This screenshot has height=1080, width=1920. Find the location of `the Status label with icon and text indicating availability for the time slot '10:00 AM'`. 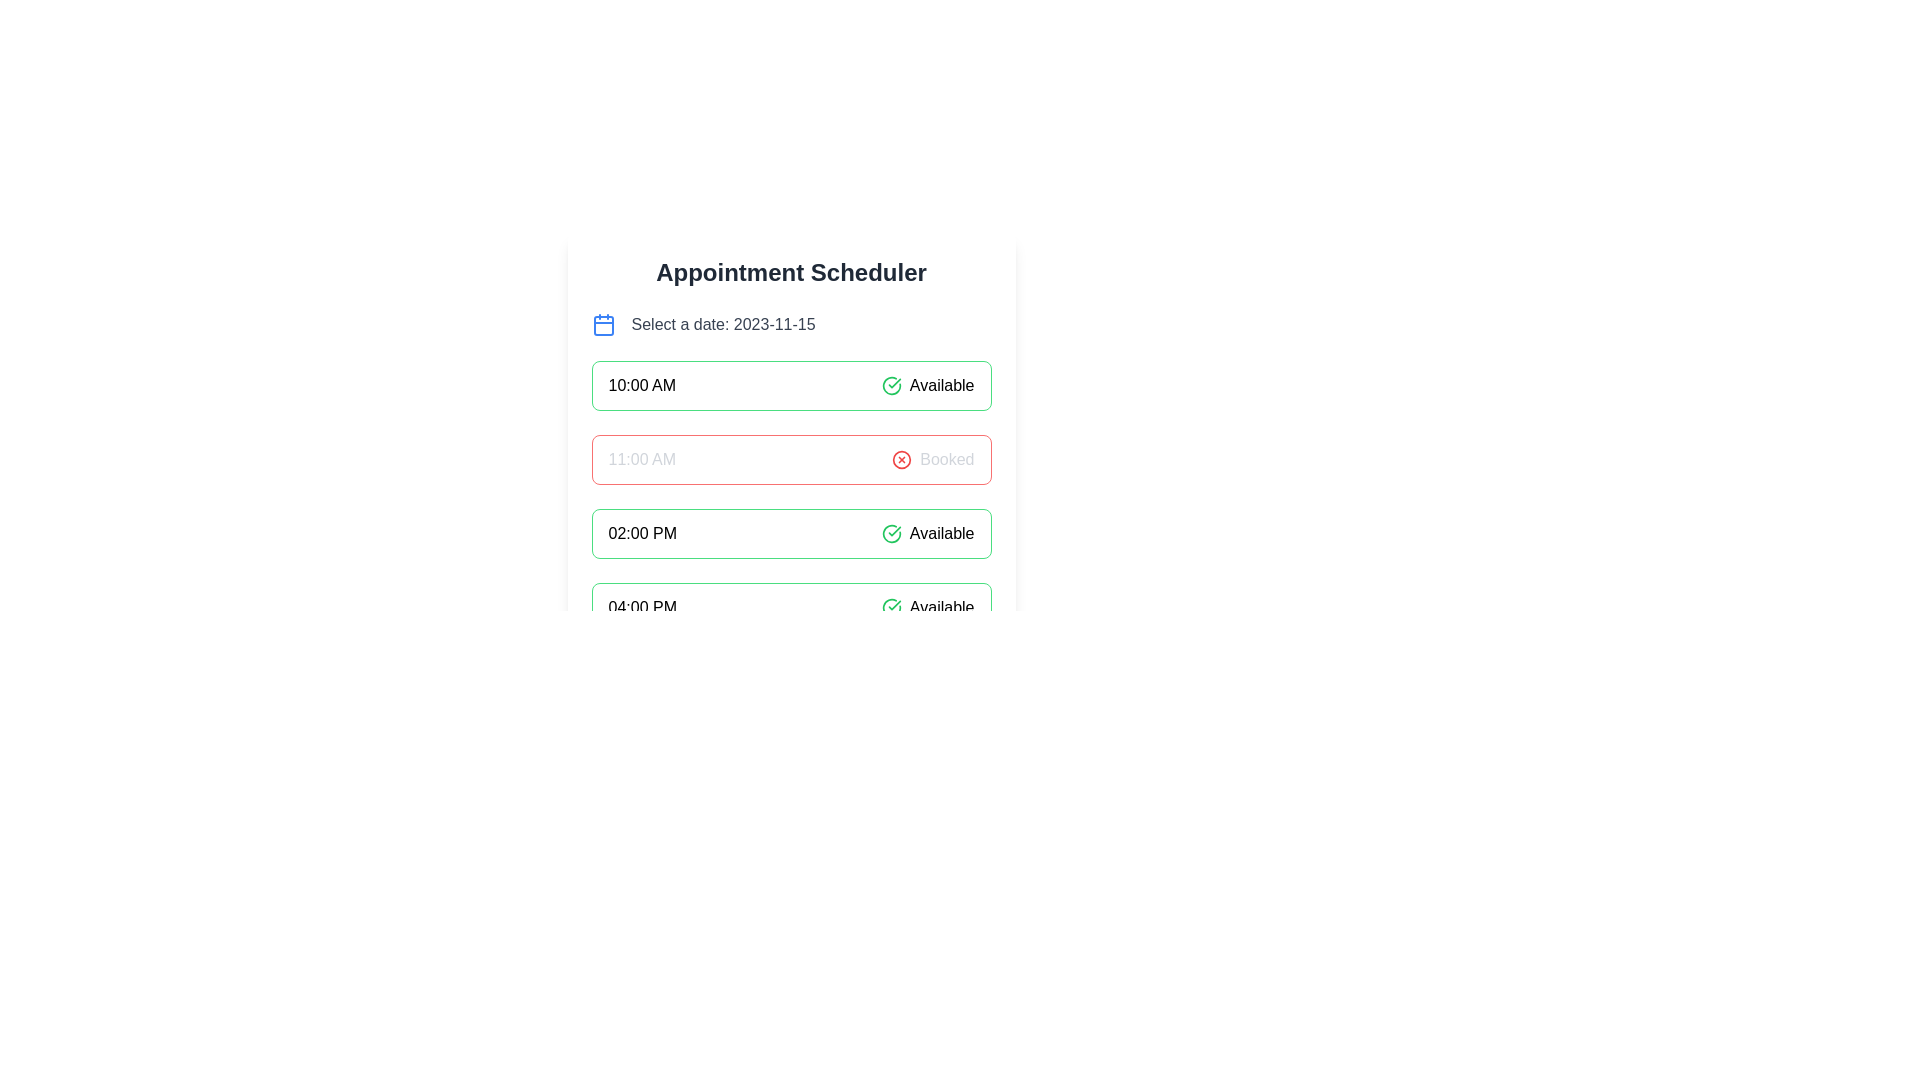

the Status label with icon and text indicating availability for the time slot '10:00 AM' is located at coordinates (927, 385).